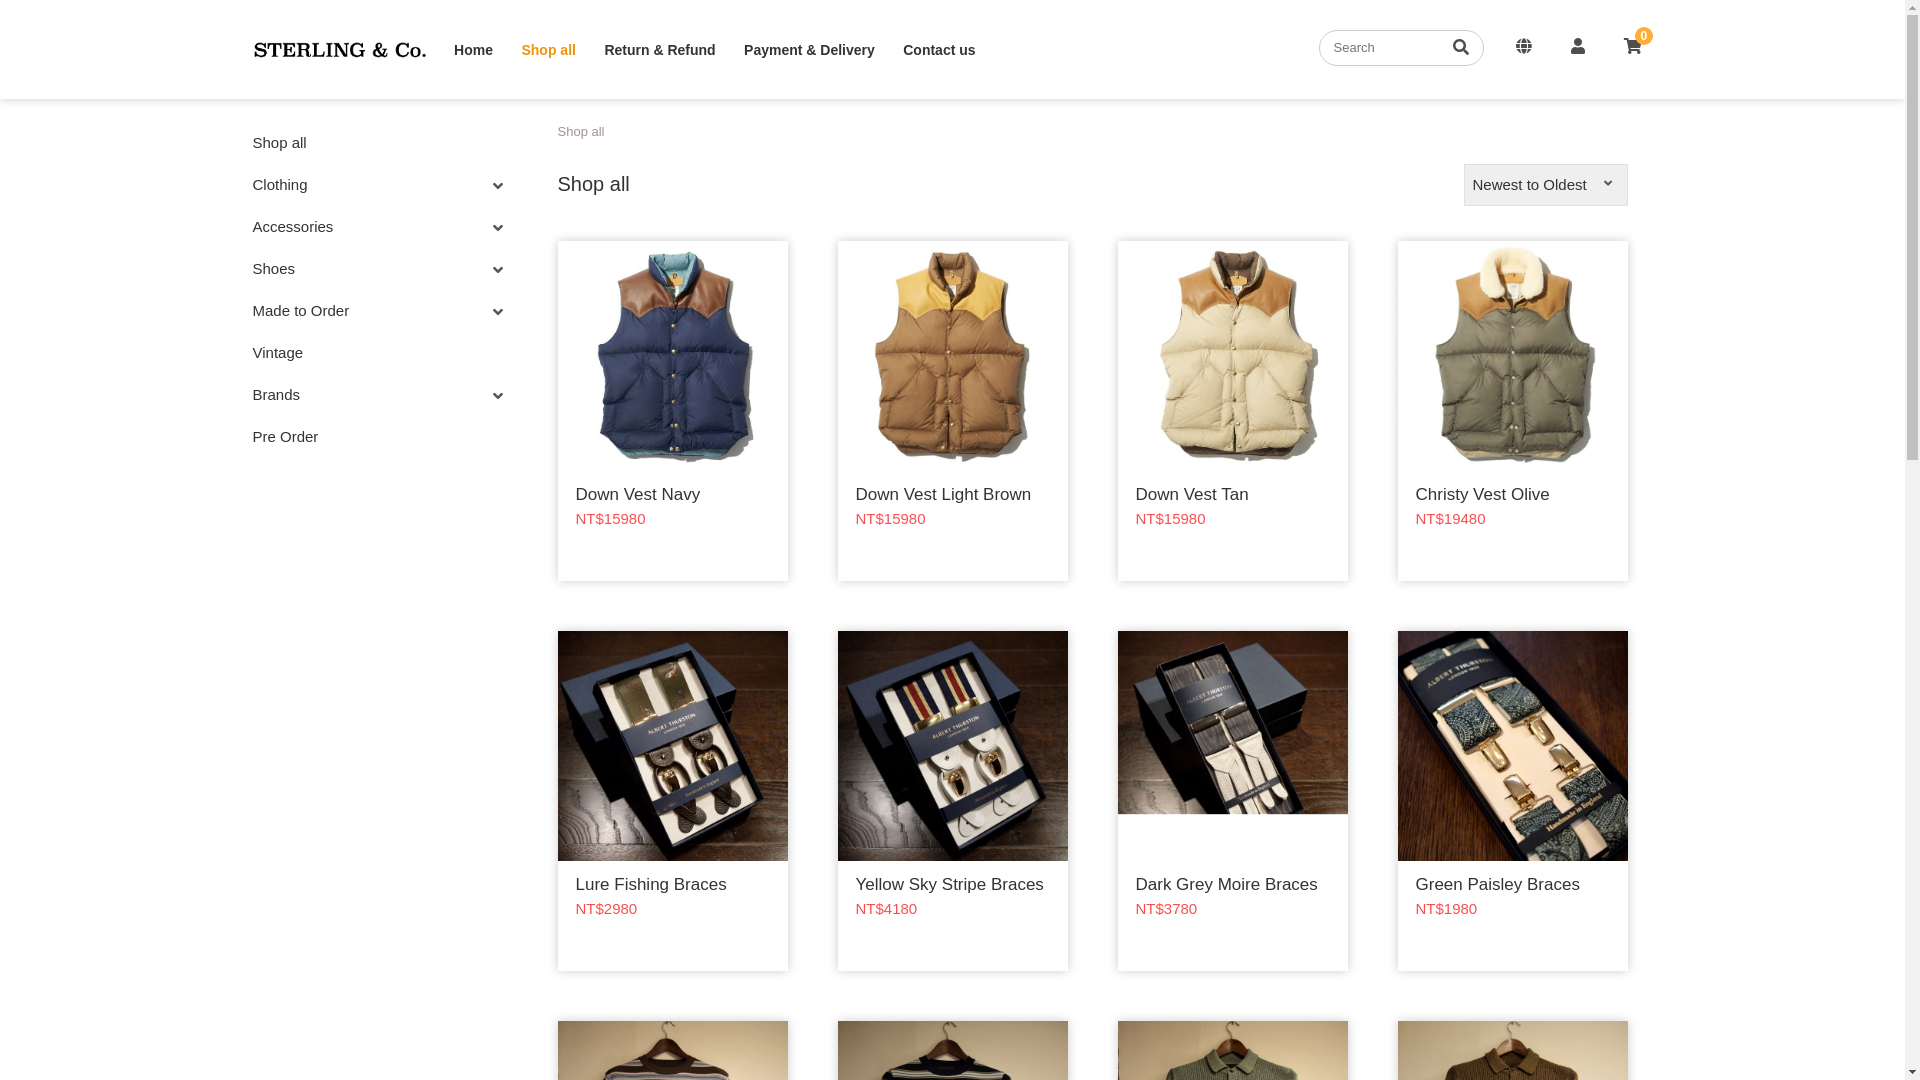 This screenshot has height=1080, width=1920. What do you see at coordinates (366, 351) in the screenshot?
I see `'Vintage'` at bounding box center [366, 351].